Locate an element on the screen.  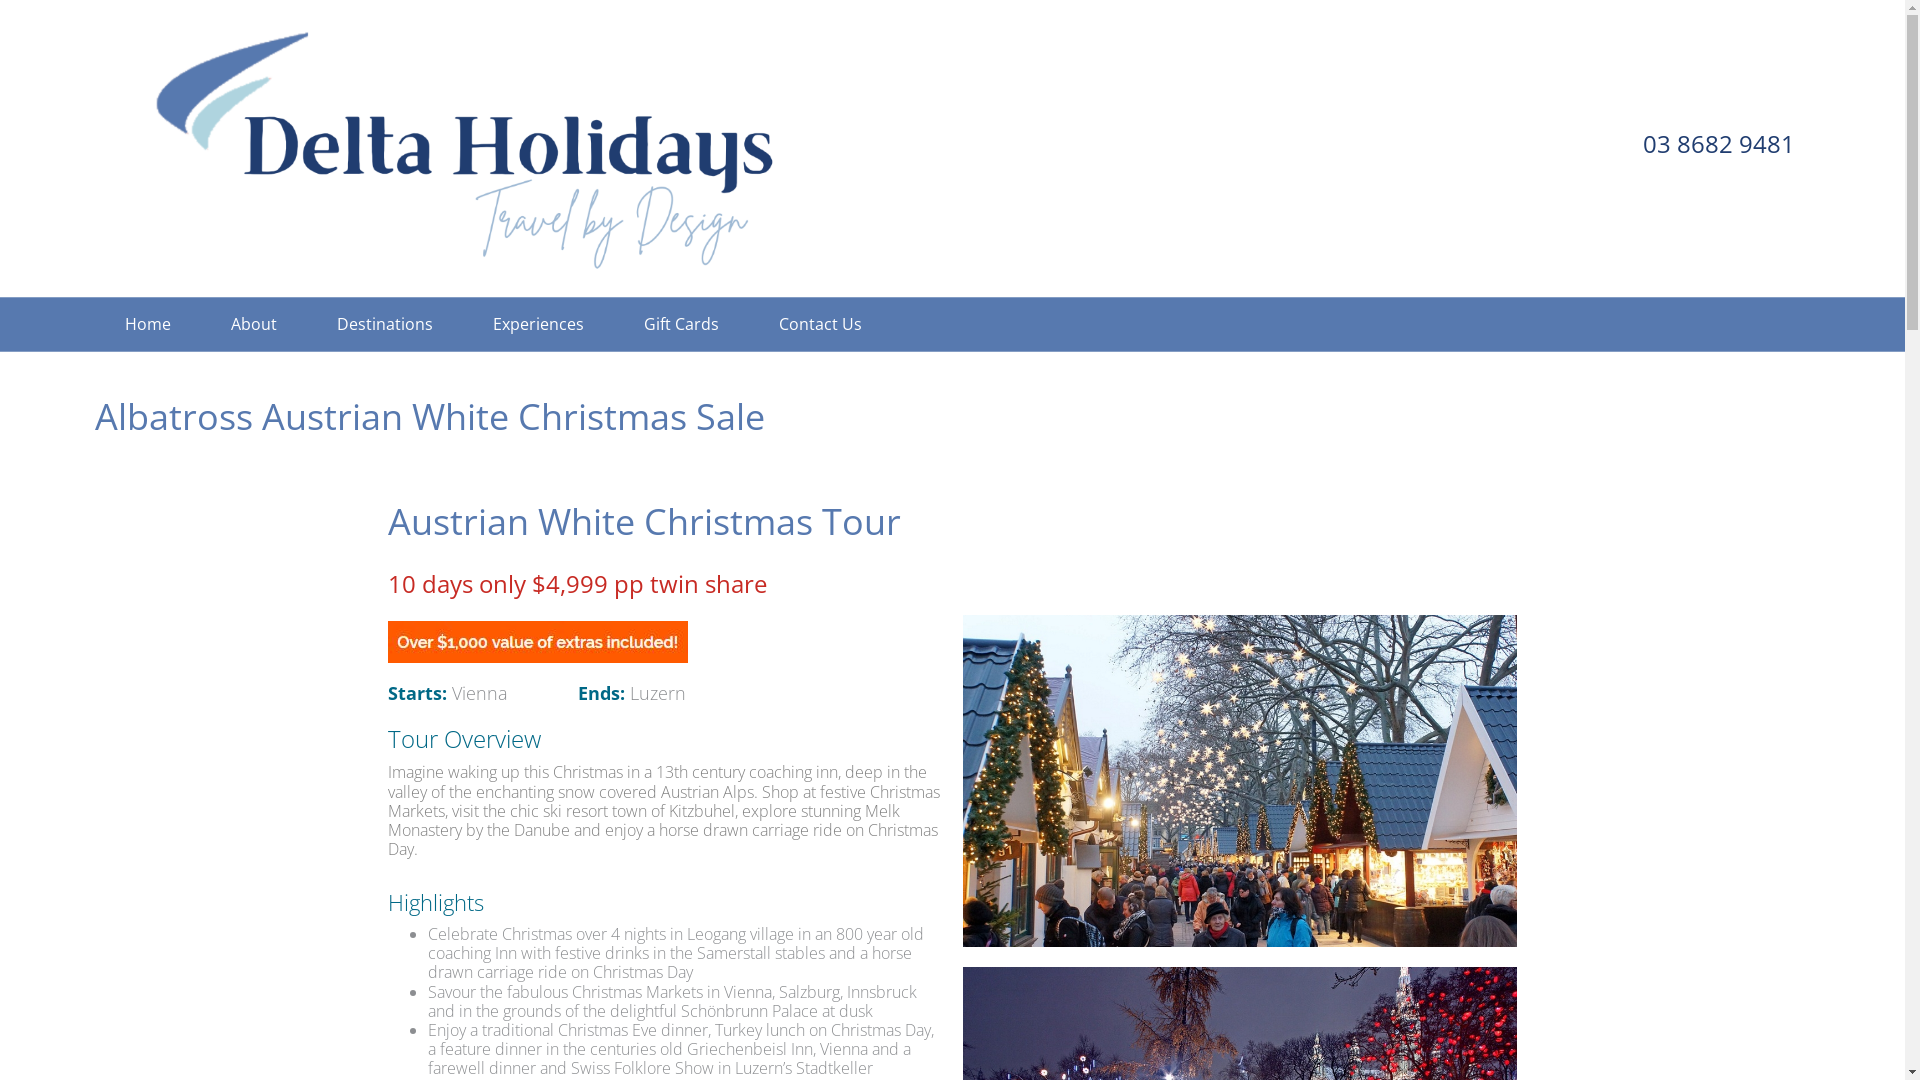
'03 8682 9481' is located at coordinates (1717, 142).